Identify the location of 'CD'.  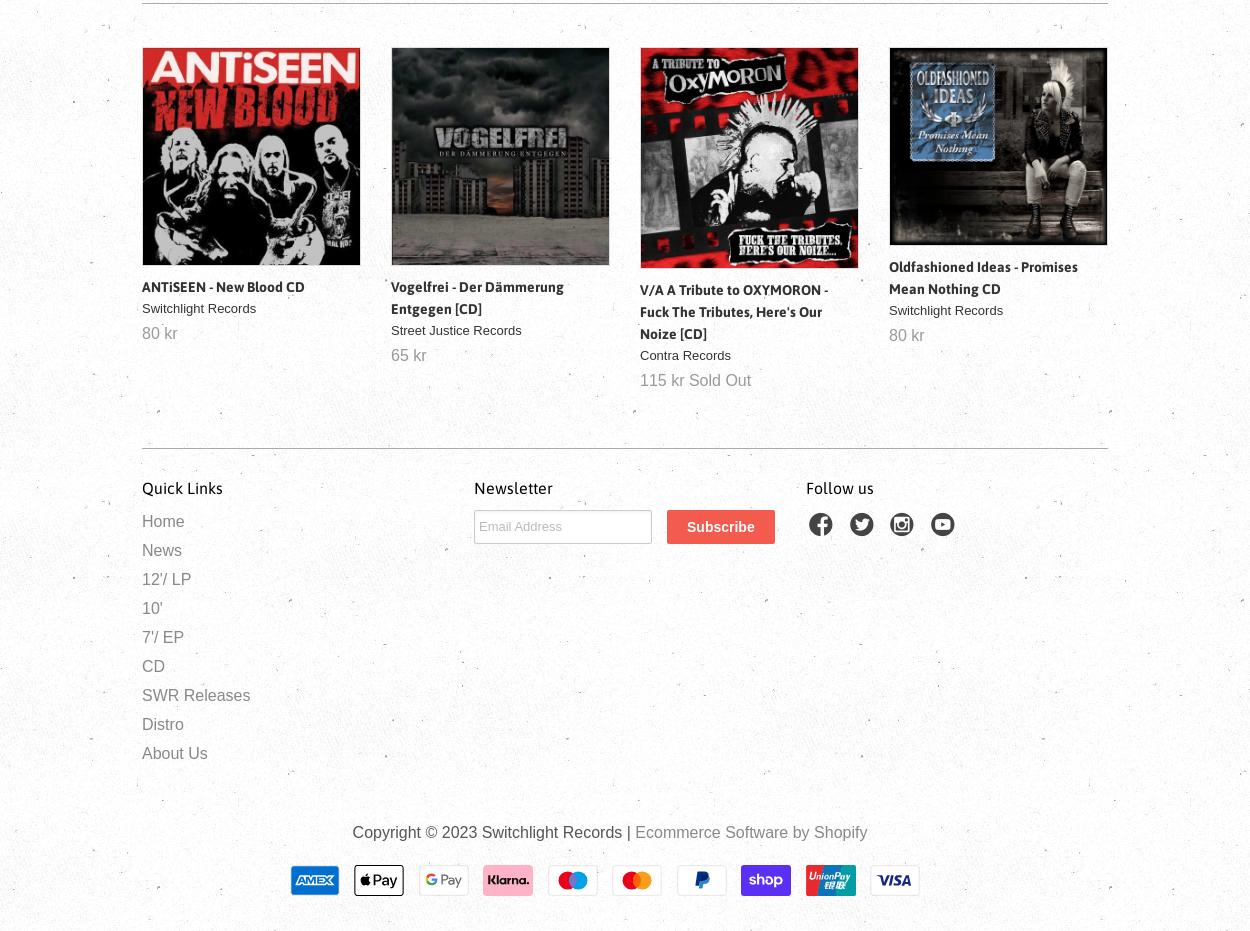
(153, 665).